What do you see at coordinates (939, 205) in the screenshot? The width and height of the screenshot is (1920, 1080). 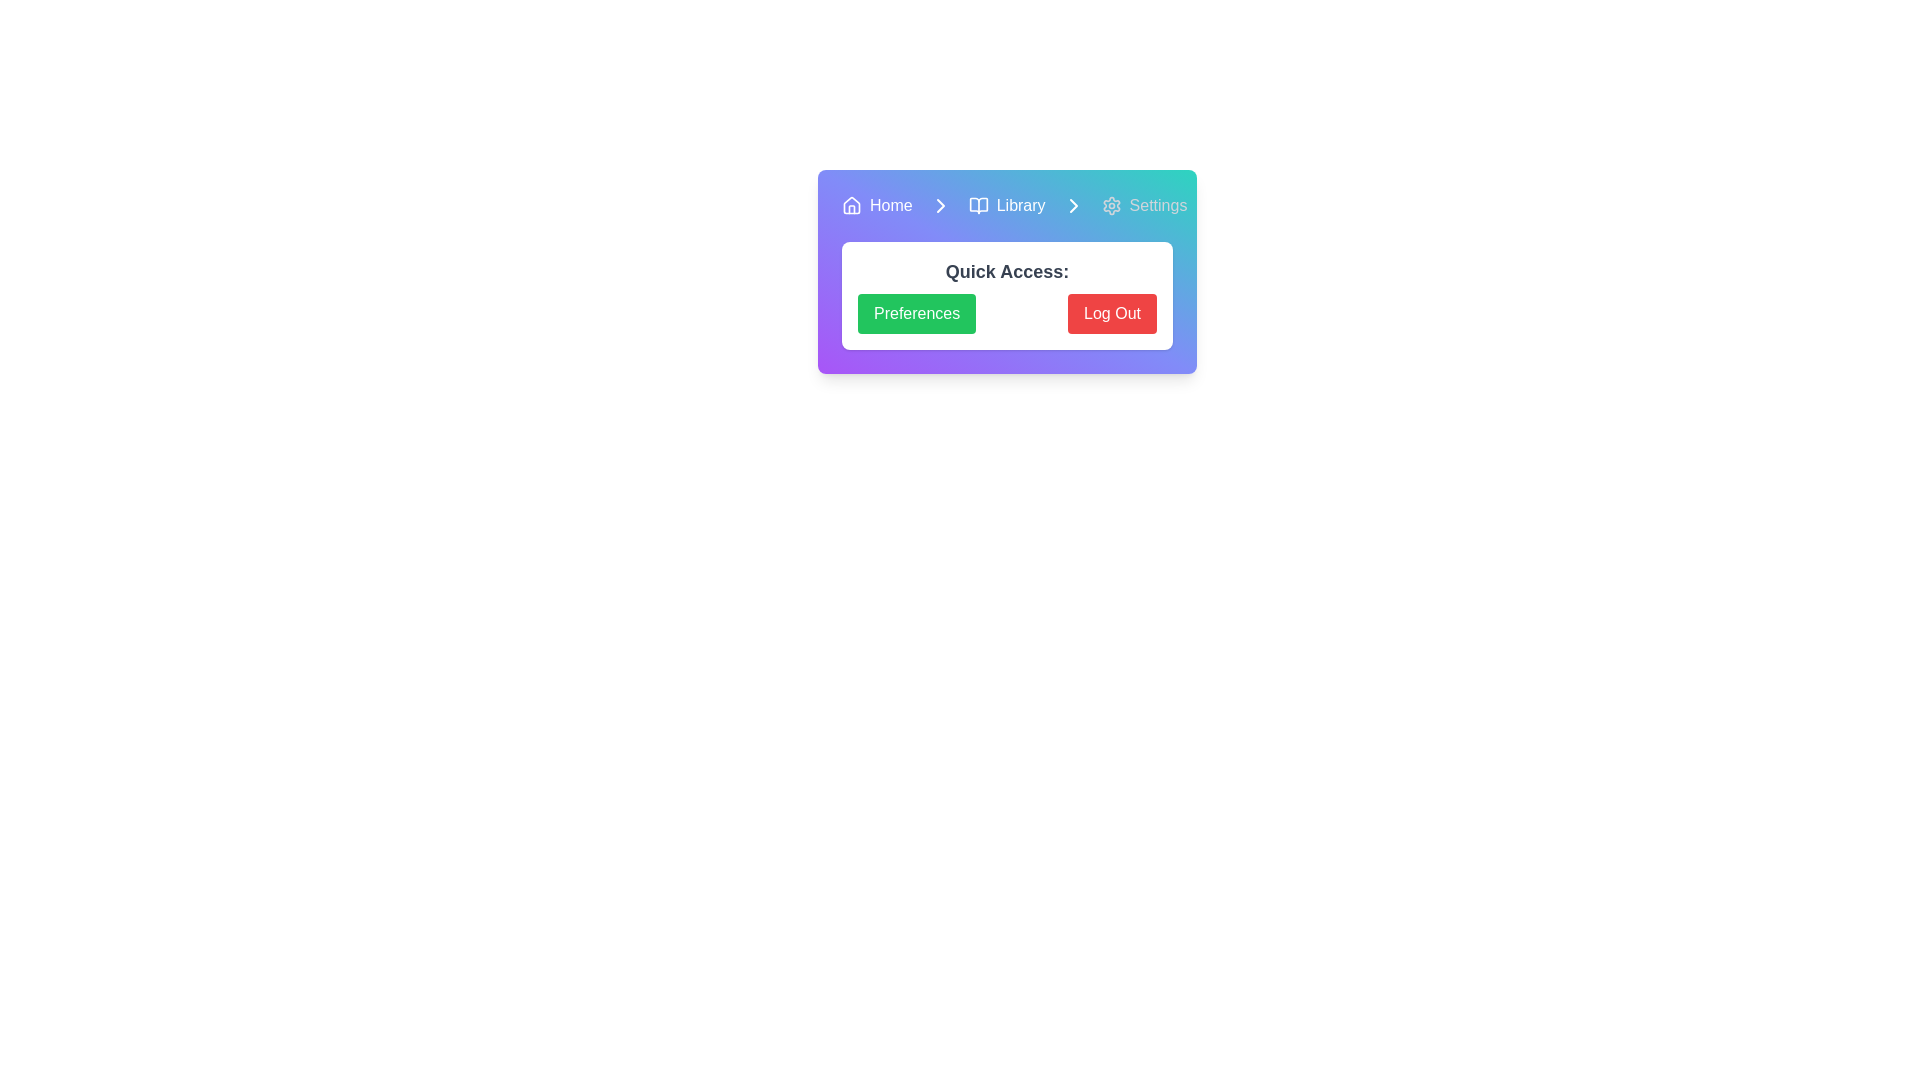 I see `the vector graphic icon located in the top navigation bar, adjacent to the 'Library' and 'Settings' options` at bounding box center [939, 205].